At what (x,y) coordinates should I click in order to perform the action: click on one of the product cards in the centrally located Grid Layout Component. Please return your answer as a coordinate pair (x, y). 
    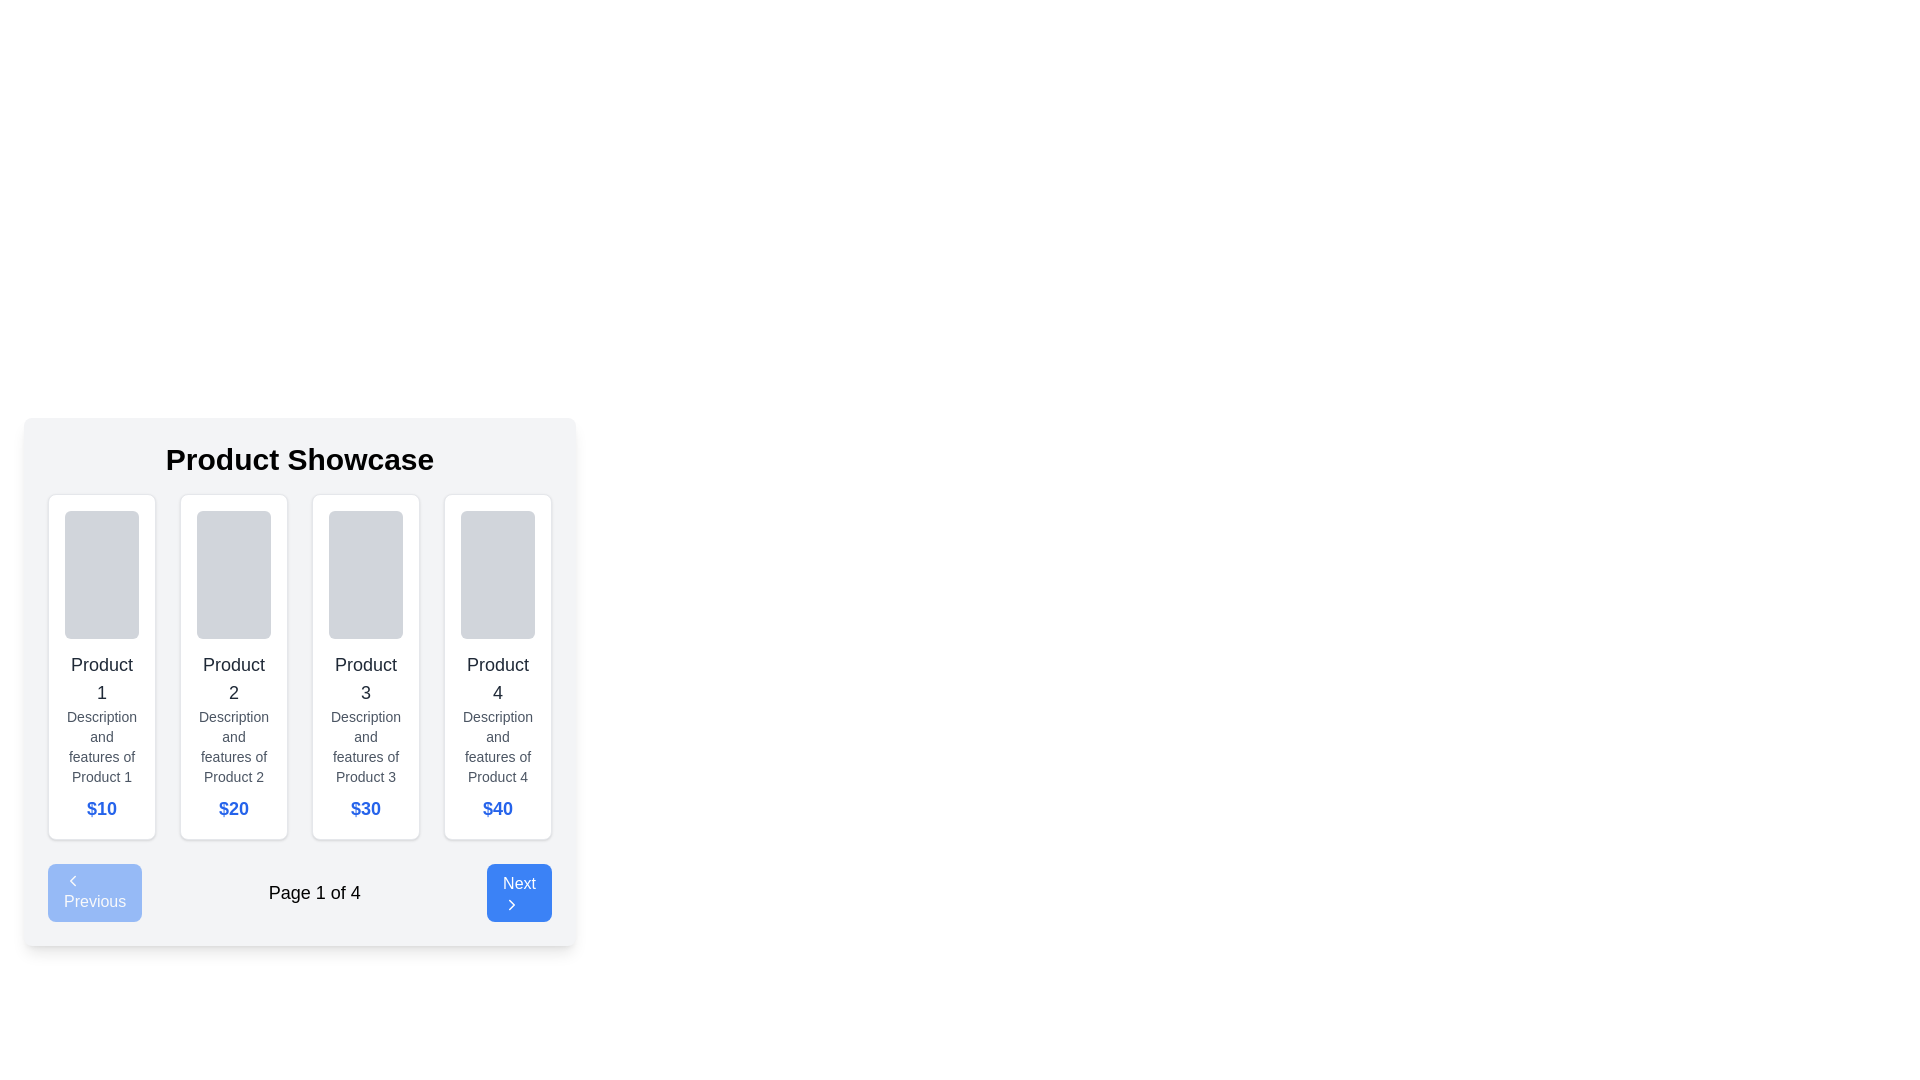
    Looking at the image, I should click on (298, 667).